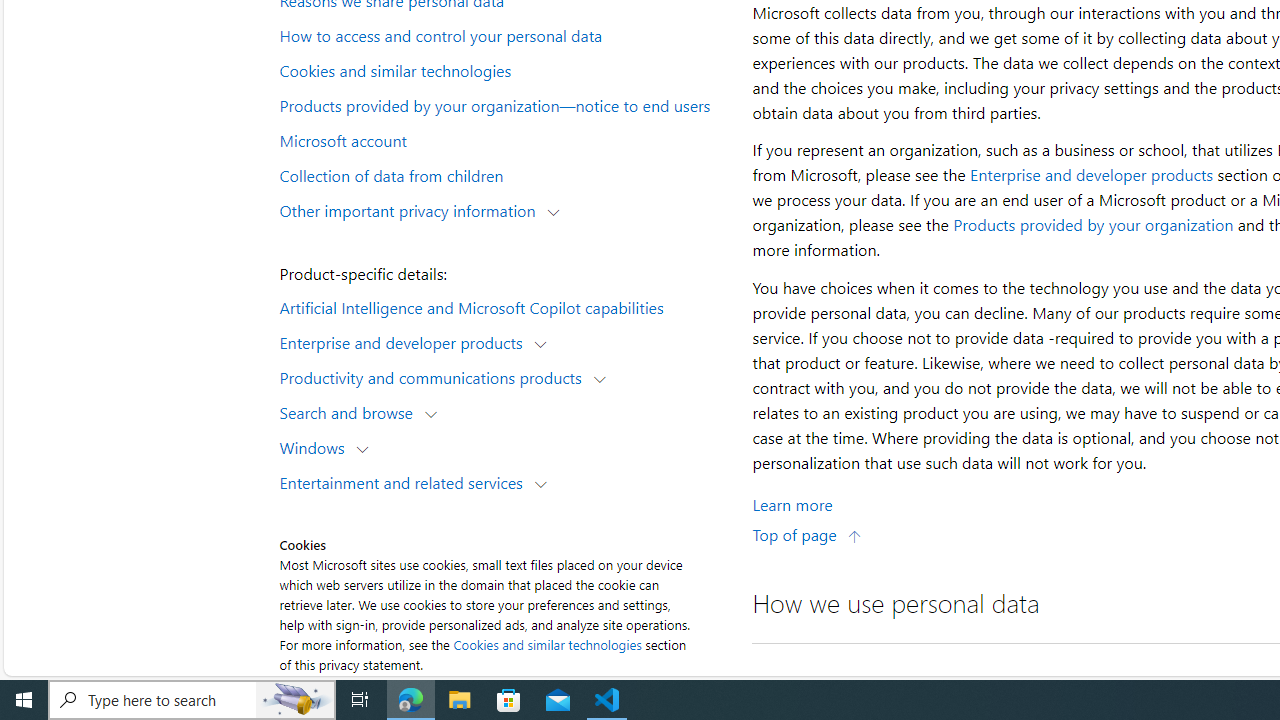  I want to click on 'Windows', so click(315, 446).